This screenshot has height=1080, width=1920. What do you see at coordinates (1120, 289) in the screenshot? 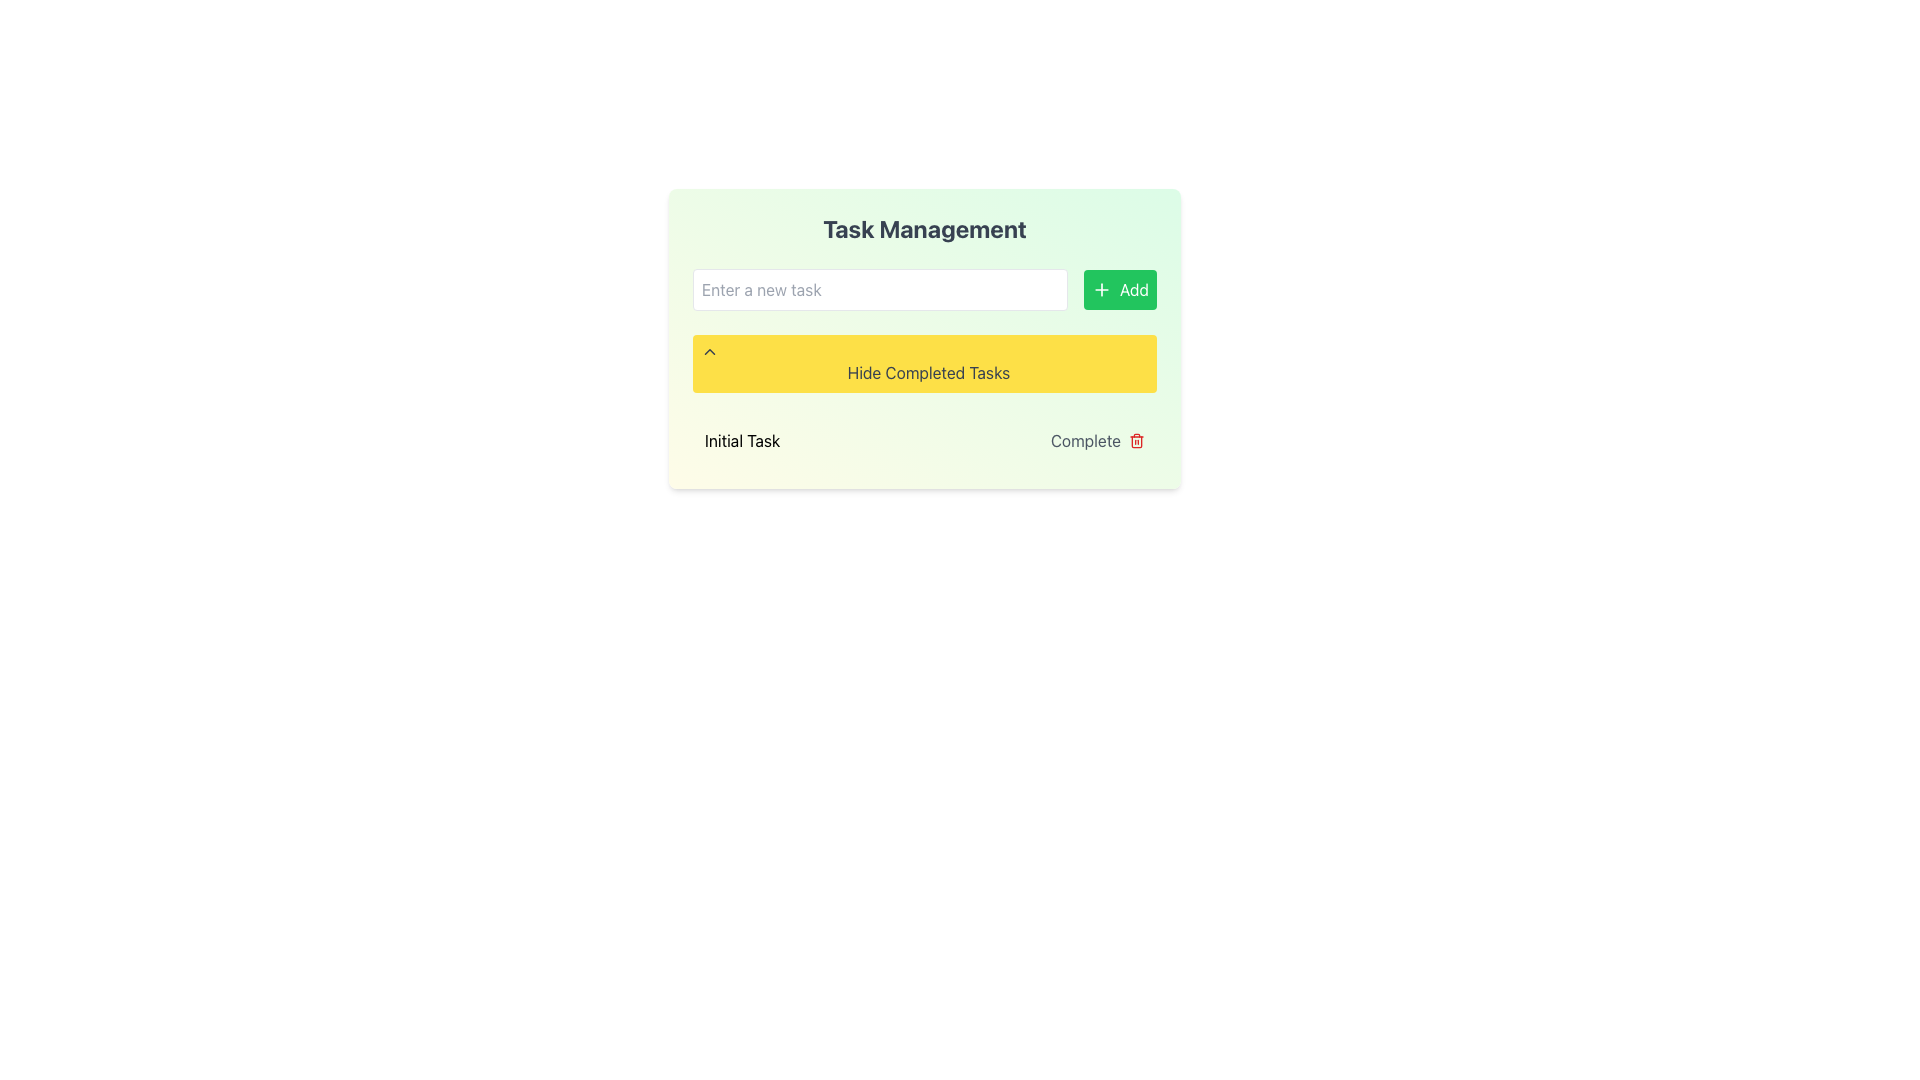
I see `the green 'Add' button with a '+' icon to observe its hover effect` at bounding box center [1120, 289].